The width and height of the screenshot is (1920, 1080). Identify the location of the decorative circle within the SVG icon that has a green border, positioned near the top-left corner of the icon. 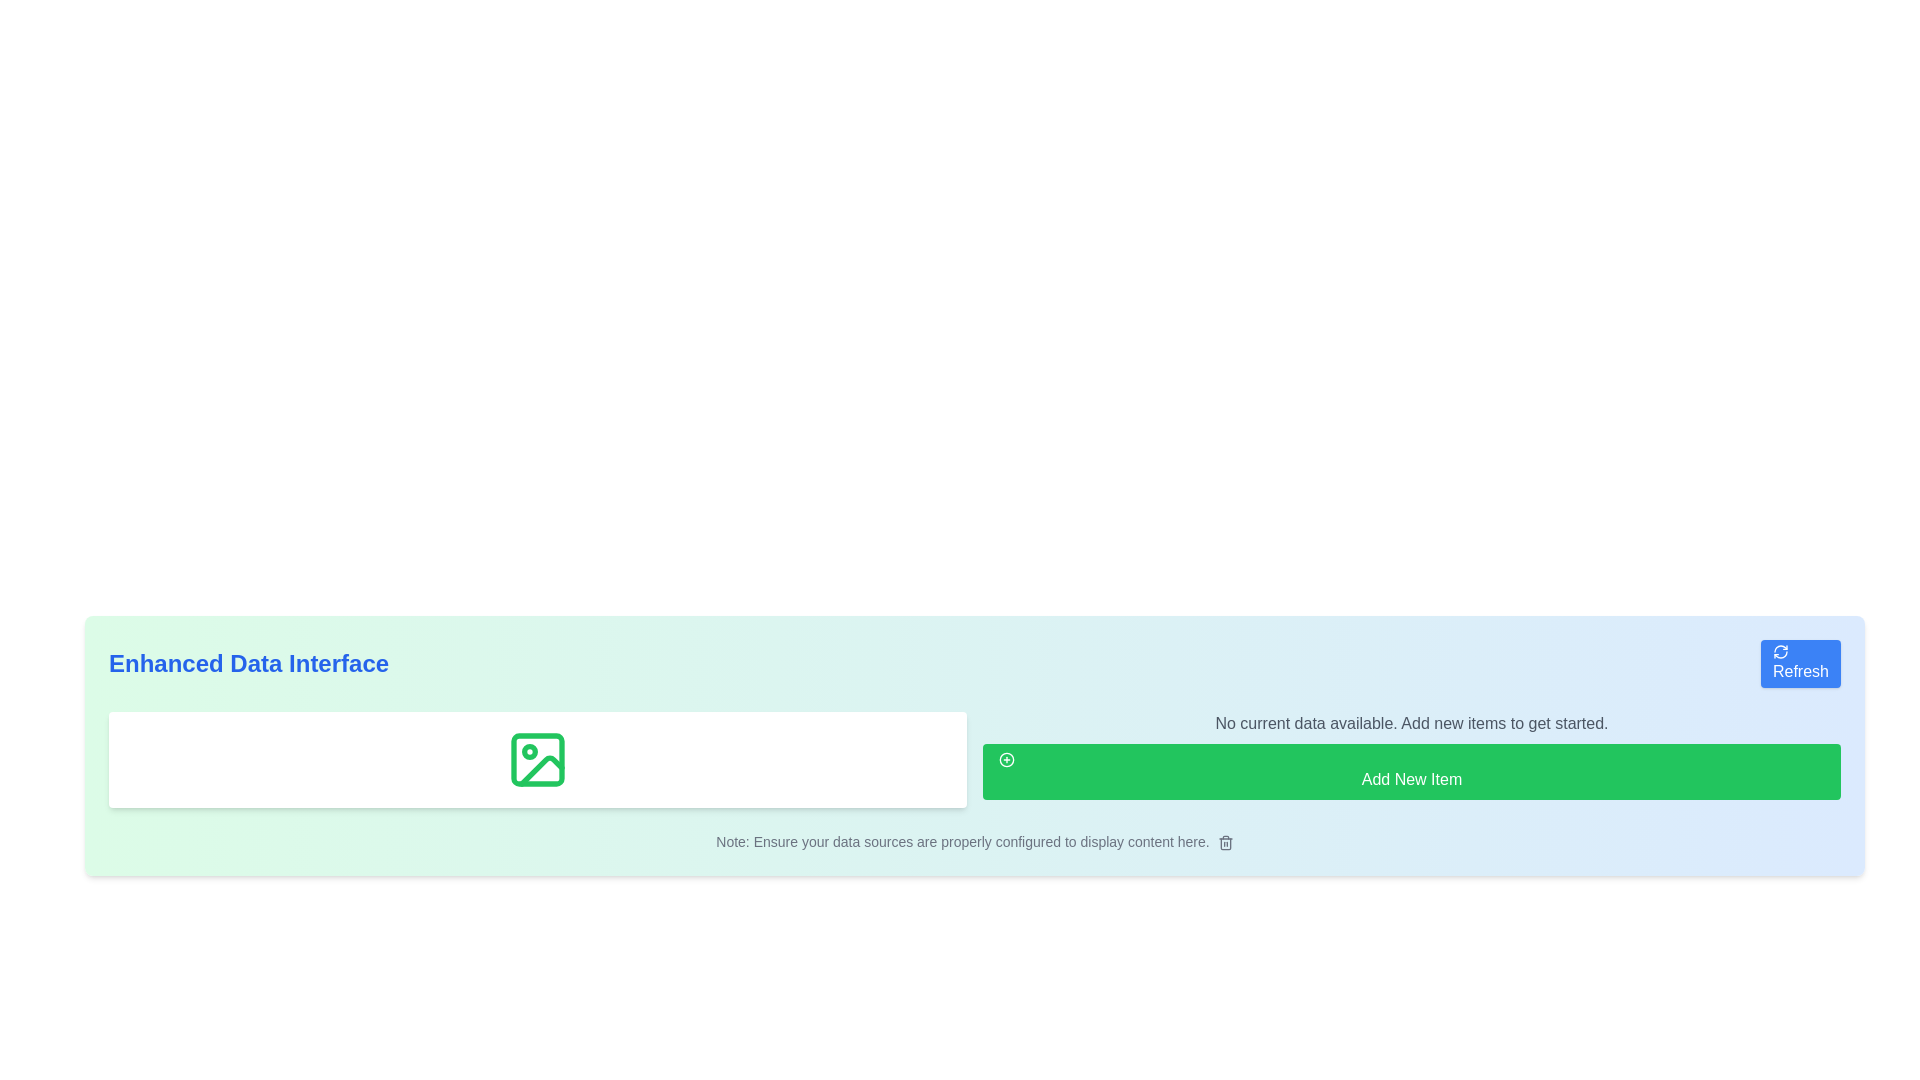
(529, 752).